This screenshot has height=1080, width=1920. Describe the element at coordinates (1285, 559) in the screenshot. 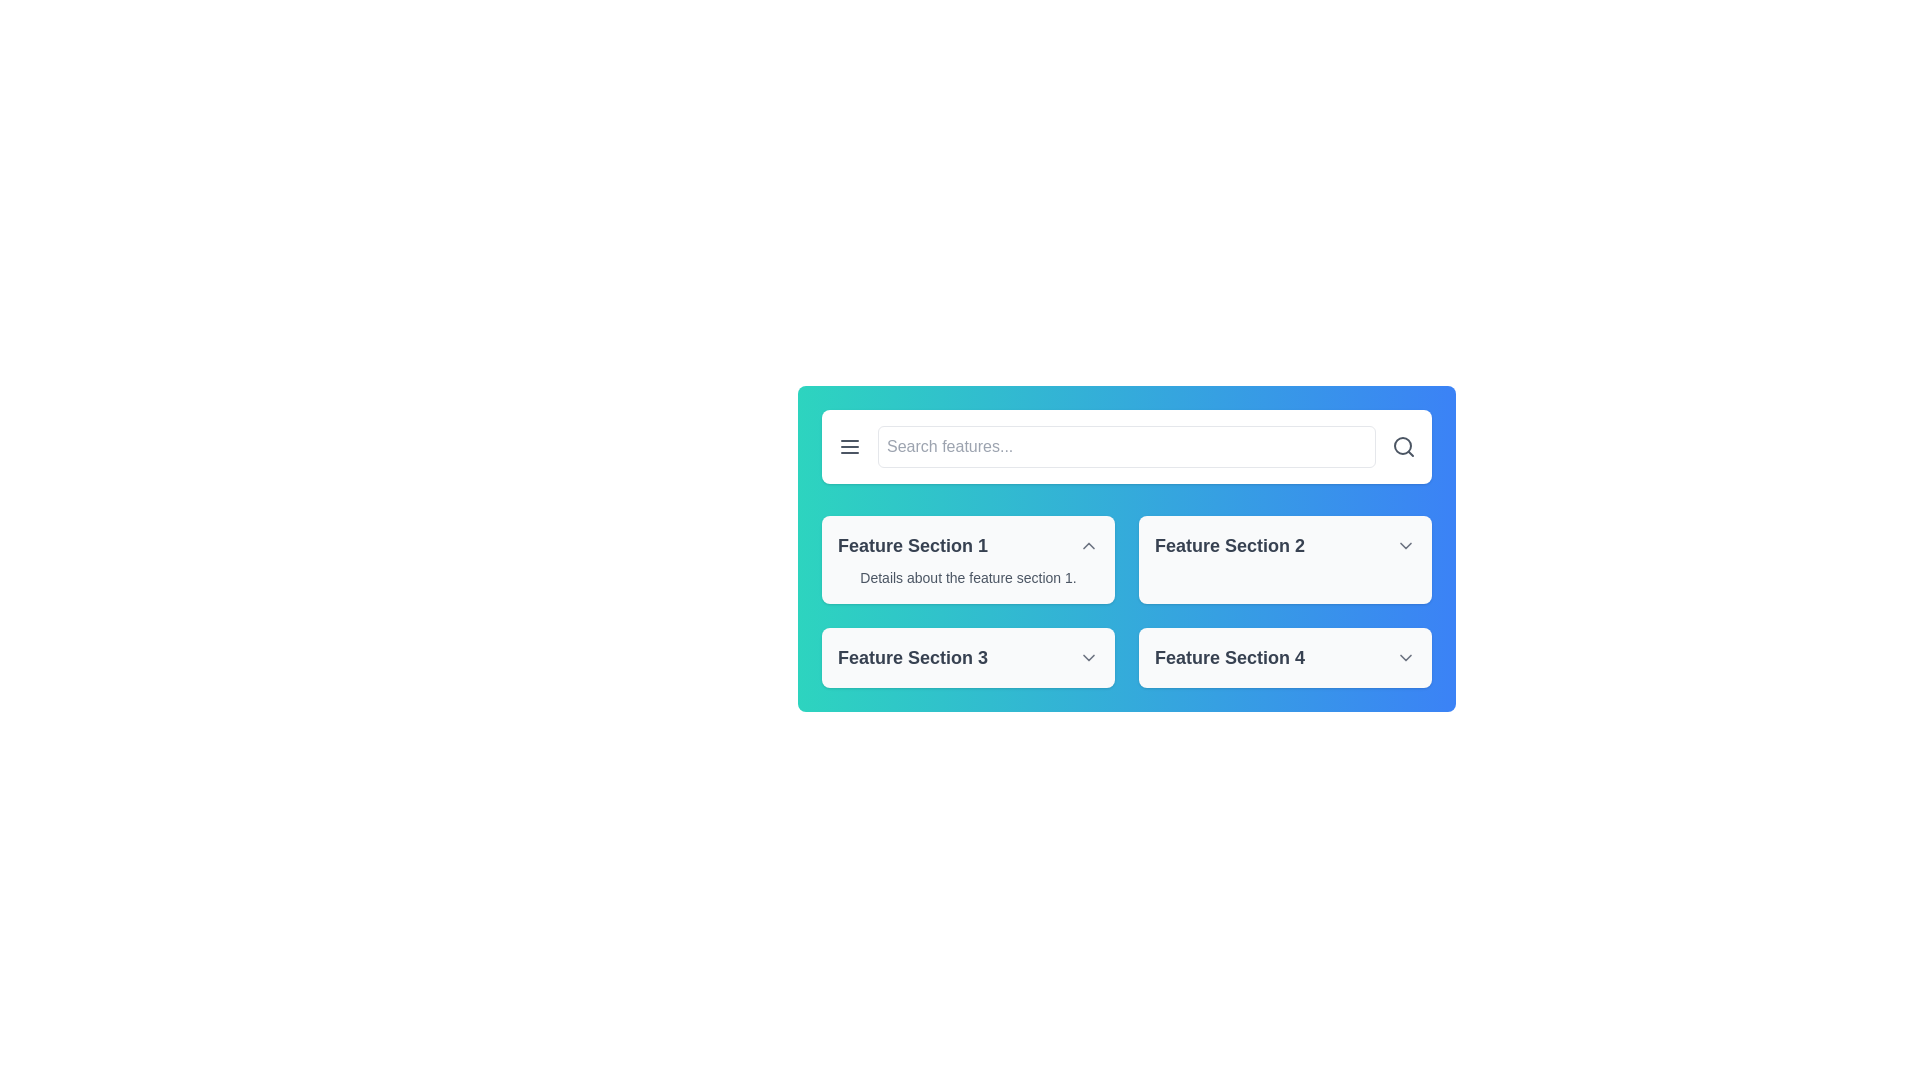

I see `the chevron icon on the 'Feature Section 2' header` at that location.